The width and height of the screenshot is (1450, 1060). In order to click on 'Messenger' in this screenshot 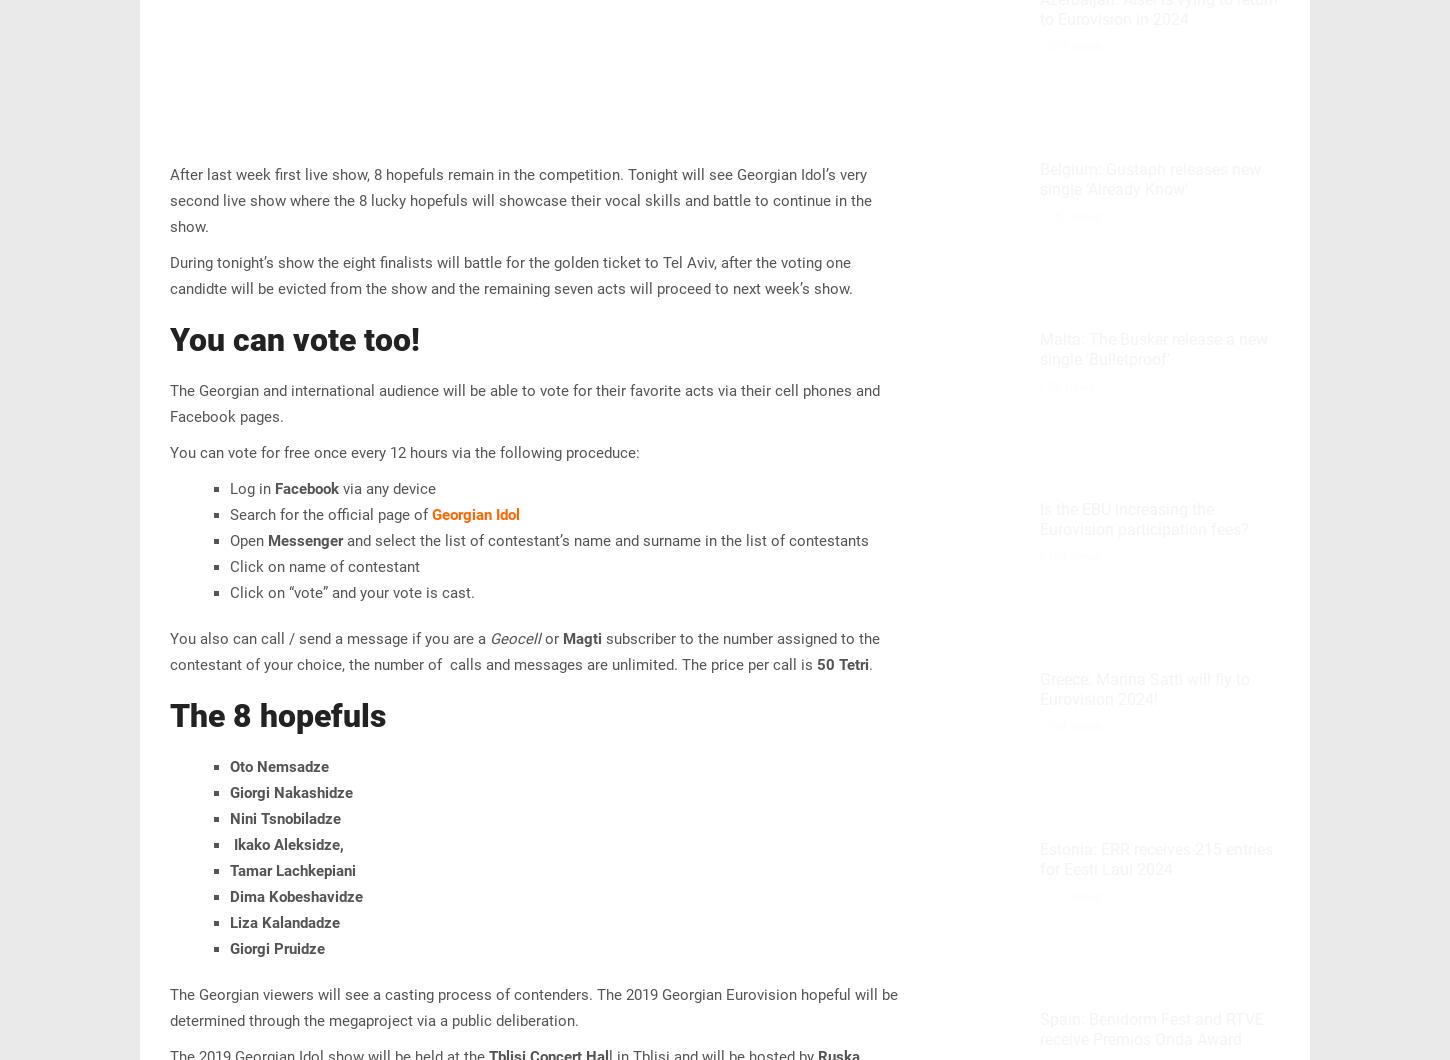, I will do `click(305, 541)`.